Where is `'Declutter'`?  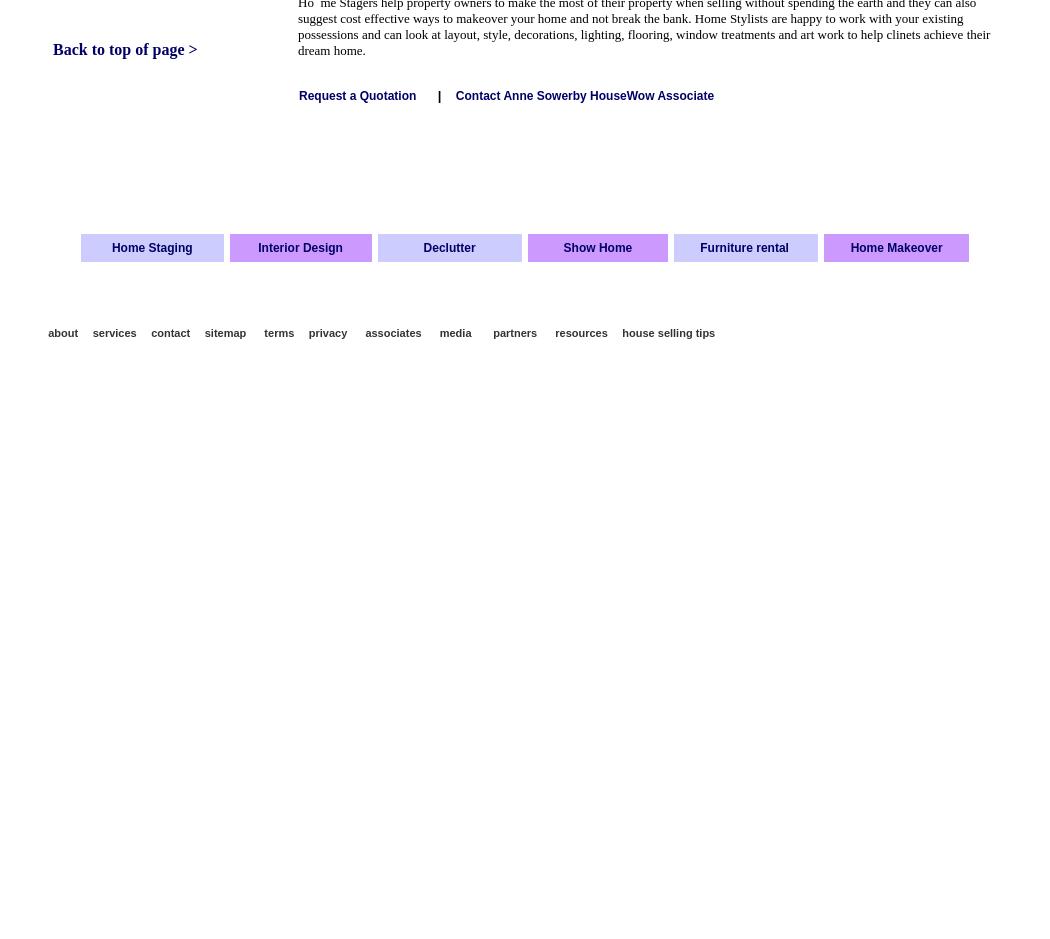 'Declutter' is located at coordinates (447, 246).